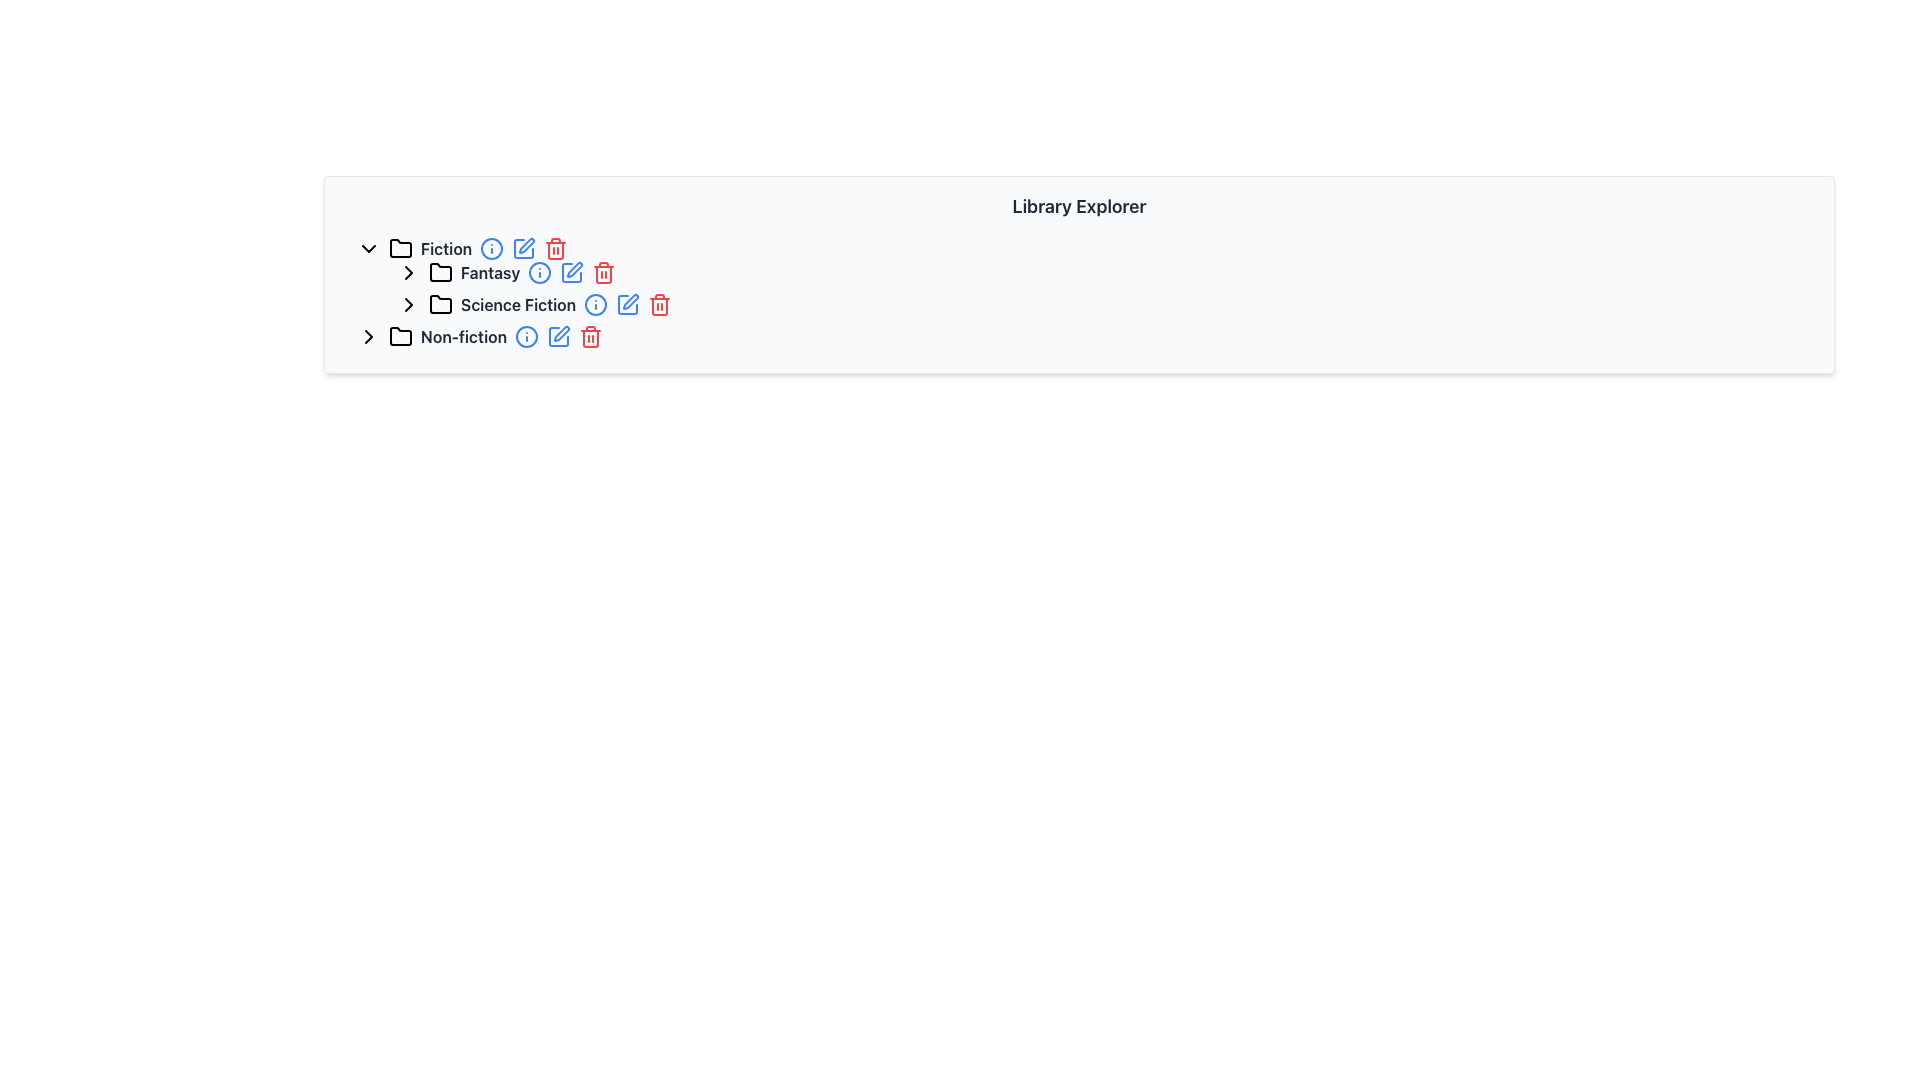  Describe the element at coordinates (603, 273) in the screenshot. I see `the red trash can icon button, which is the third icon from the left in the action icons group for the 'Fantasy' folder` at that location.